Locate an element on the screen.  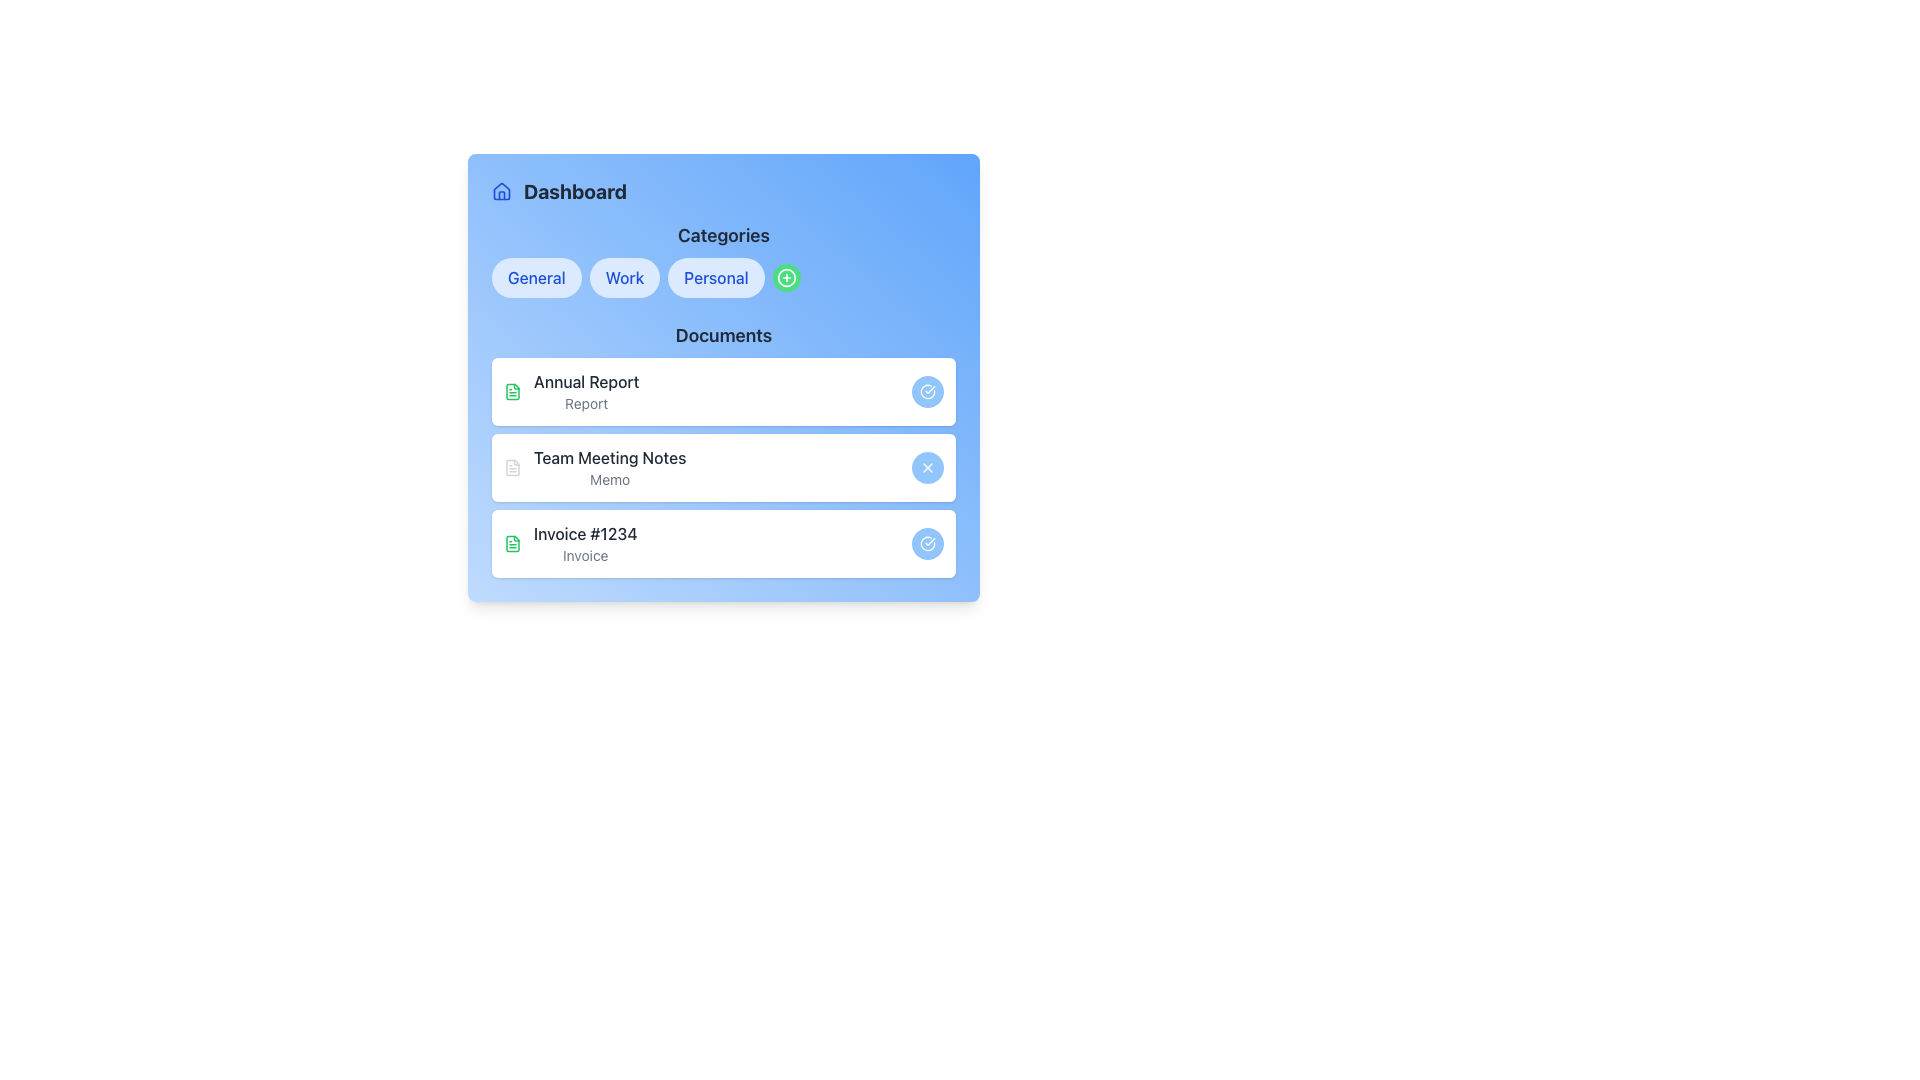
the file icon representing the 'Team Meeting Notes' document entry in the document list, which features a folded corner design and a bordered outline is located at coordinates (513, 467).